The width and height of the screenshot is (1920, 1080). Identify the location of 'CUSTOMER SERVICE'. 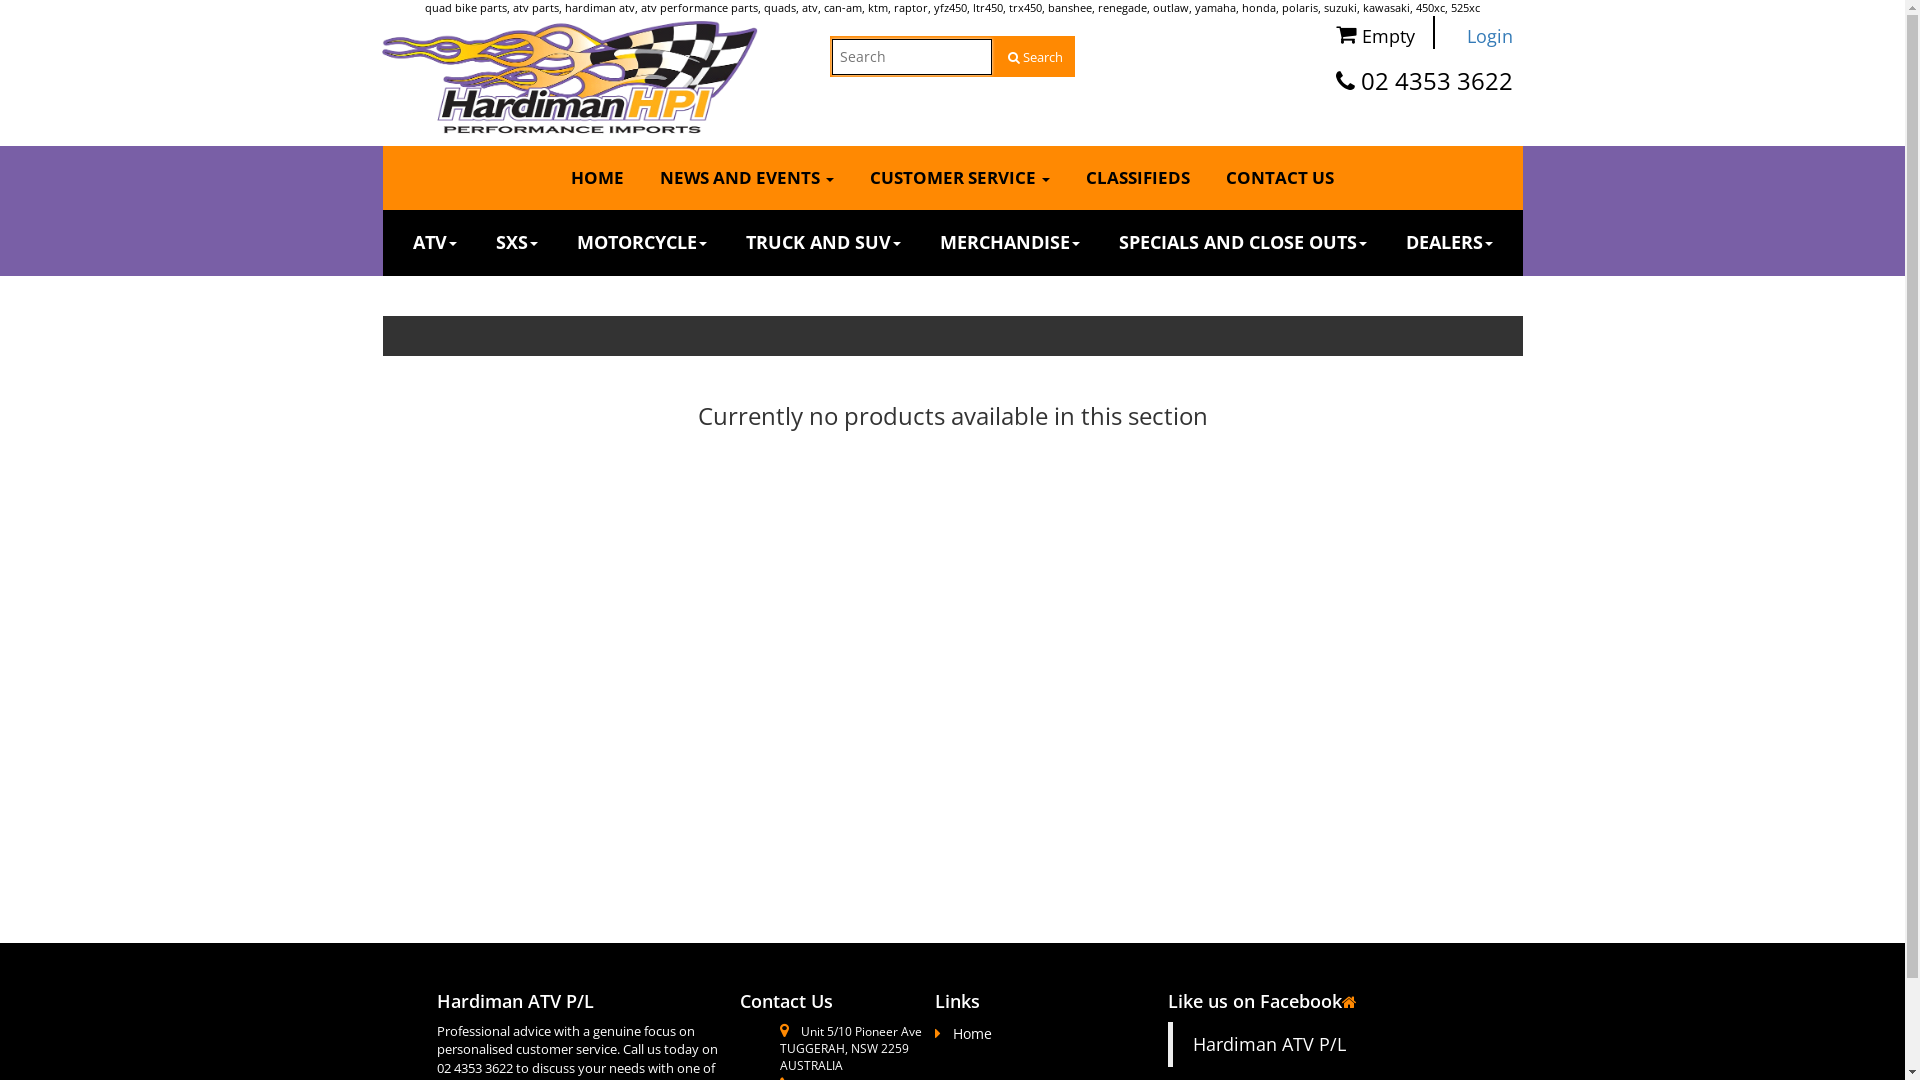
(960, 176).